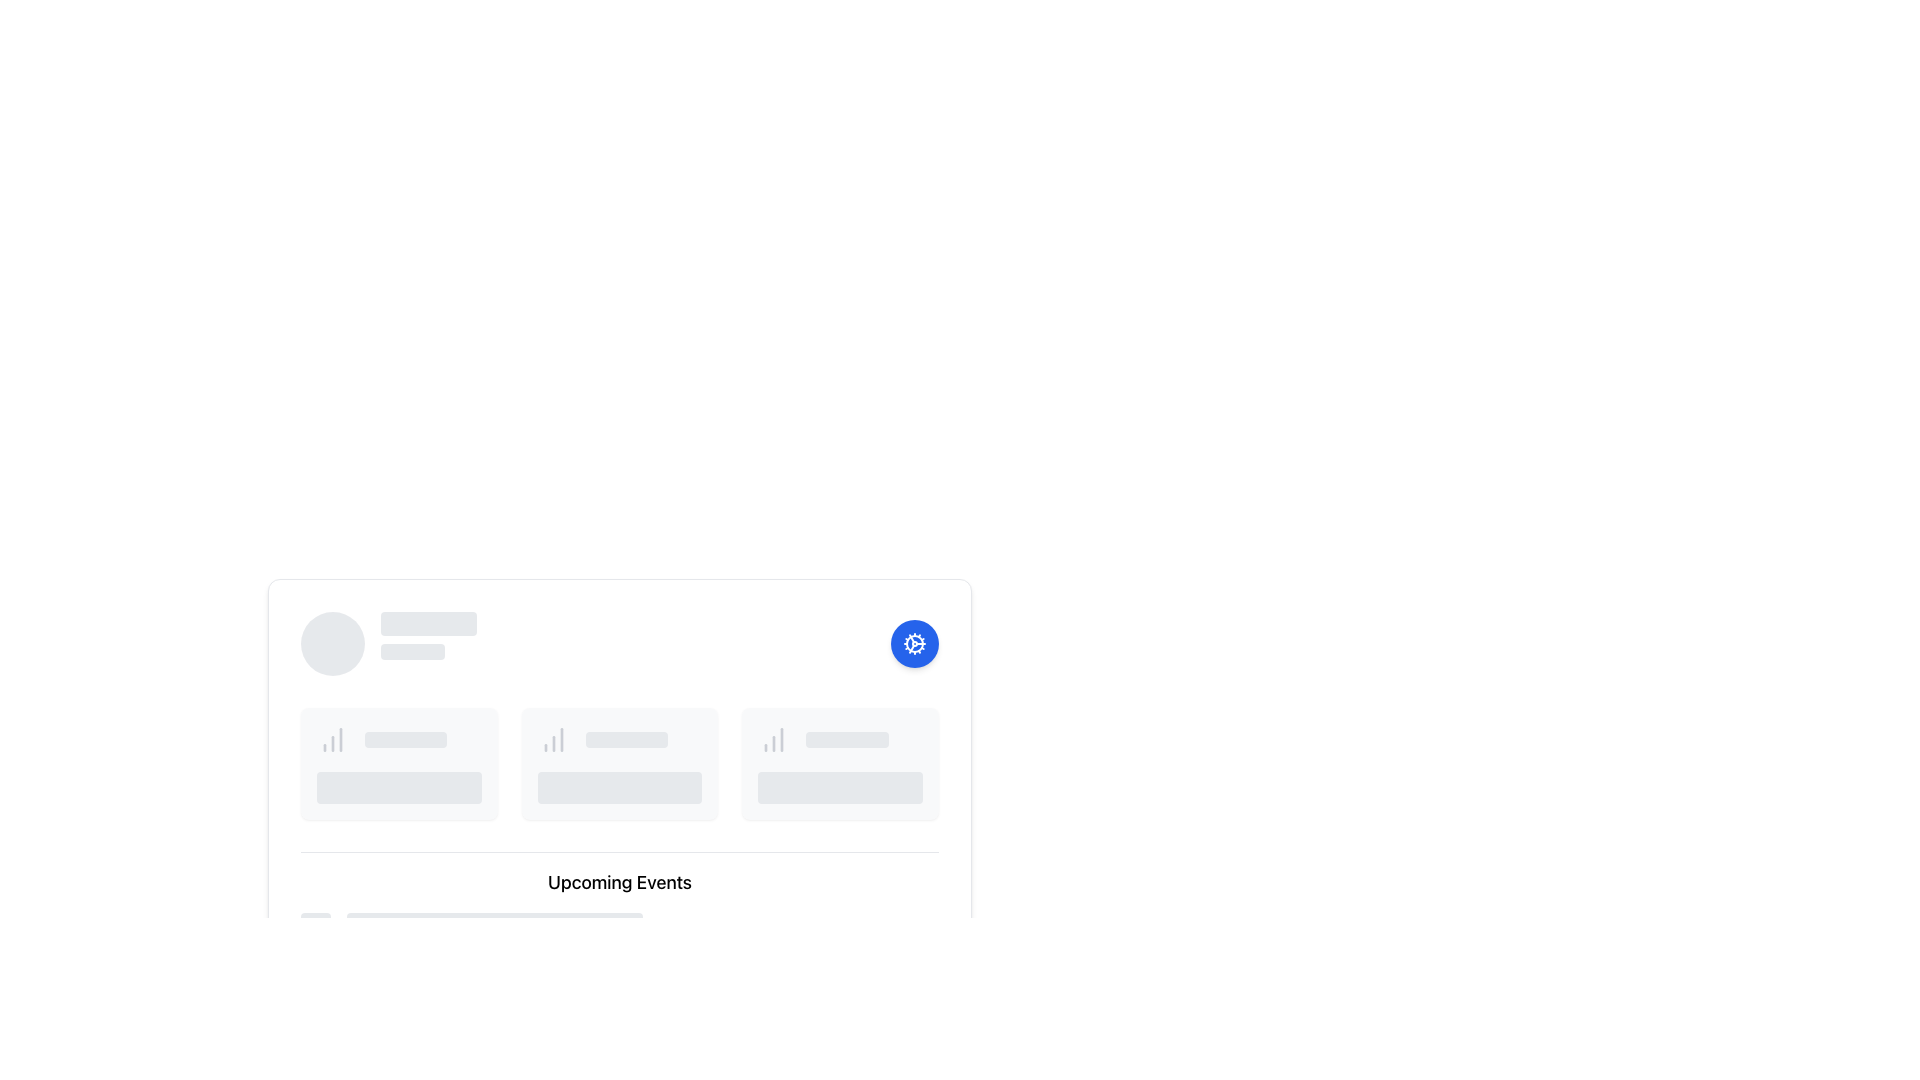 This screenshot has height=1080, width=1920. Describe the element at coordinates (914, 644) in the screenshot. I see `the cogwheel icon located in the top-right corner of the interface` at that location.